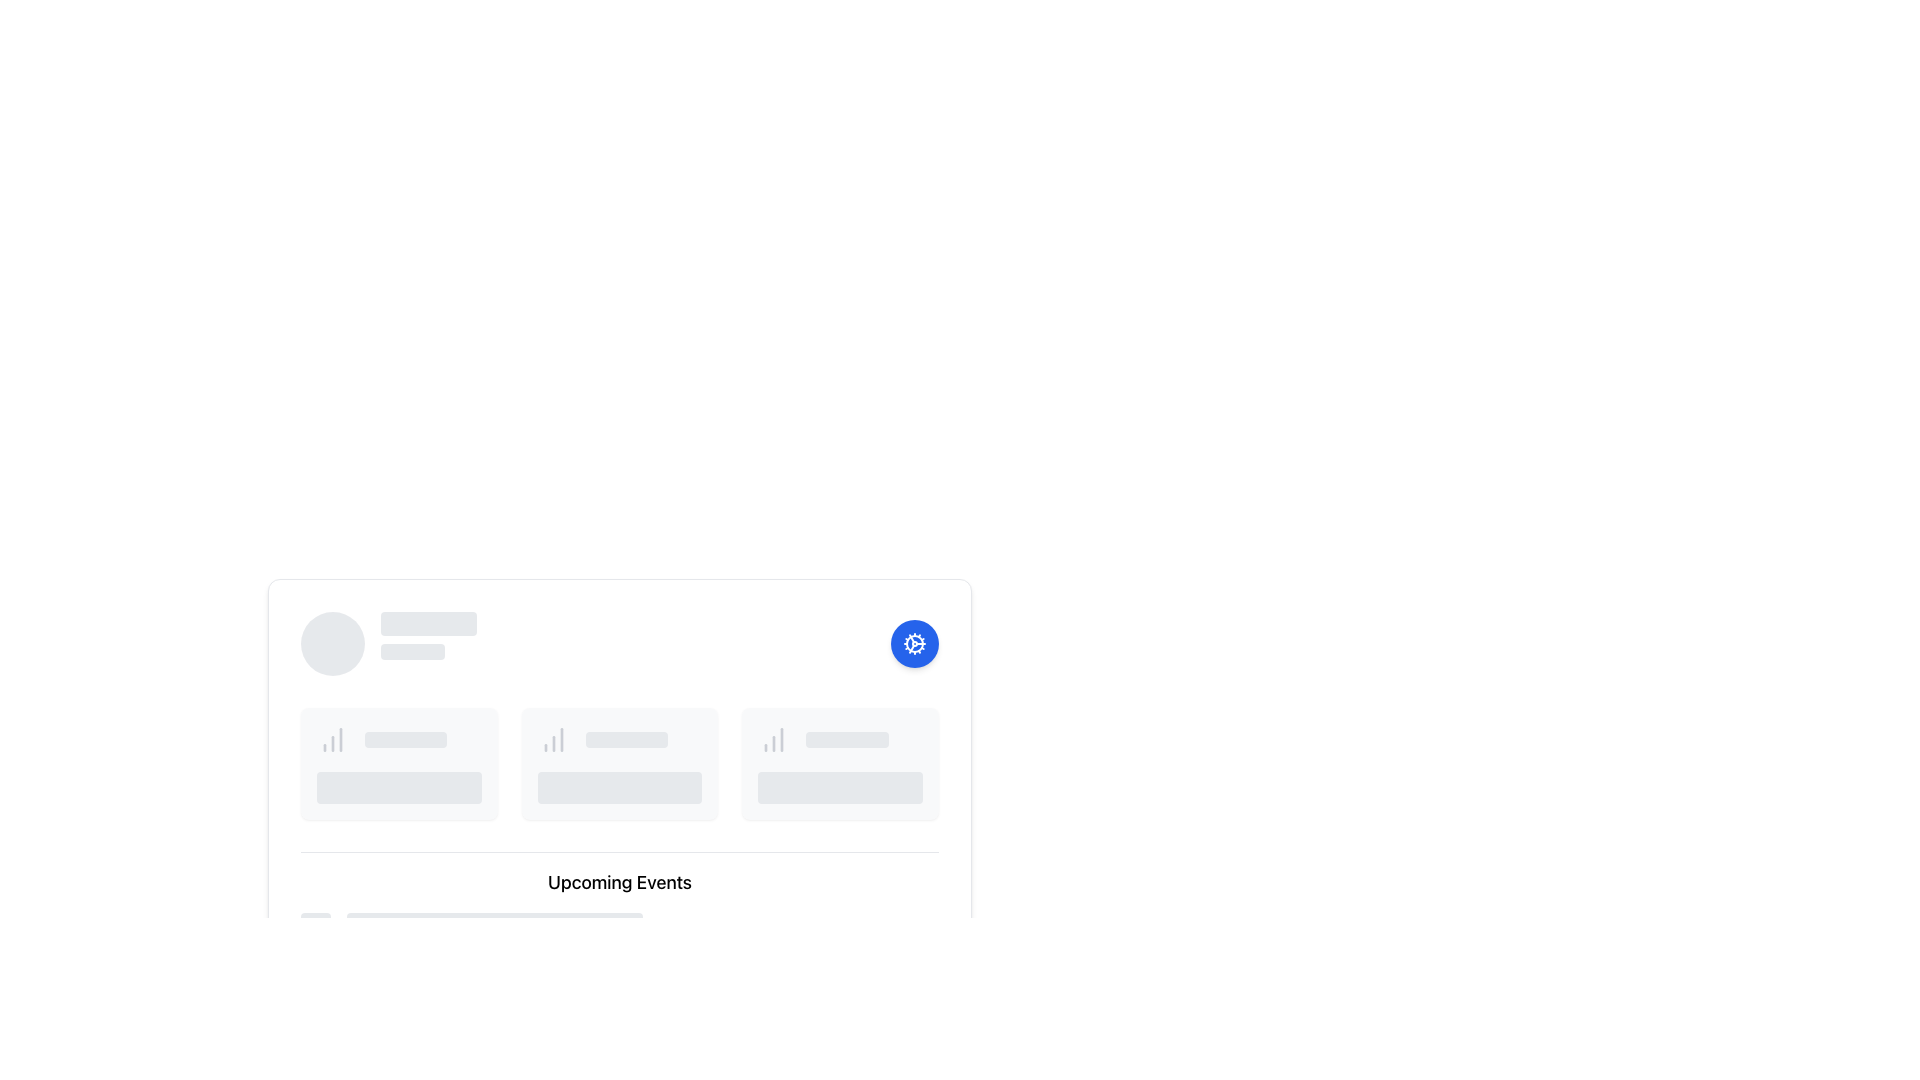 This screenshot has height=1080, width=1920. Describe the element at coordinates (914, 644) in the screenshot. I see `the cogwheel icon located in the top-right corner of the interface` at that location.